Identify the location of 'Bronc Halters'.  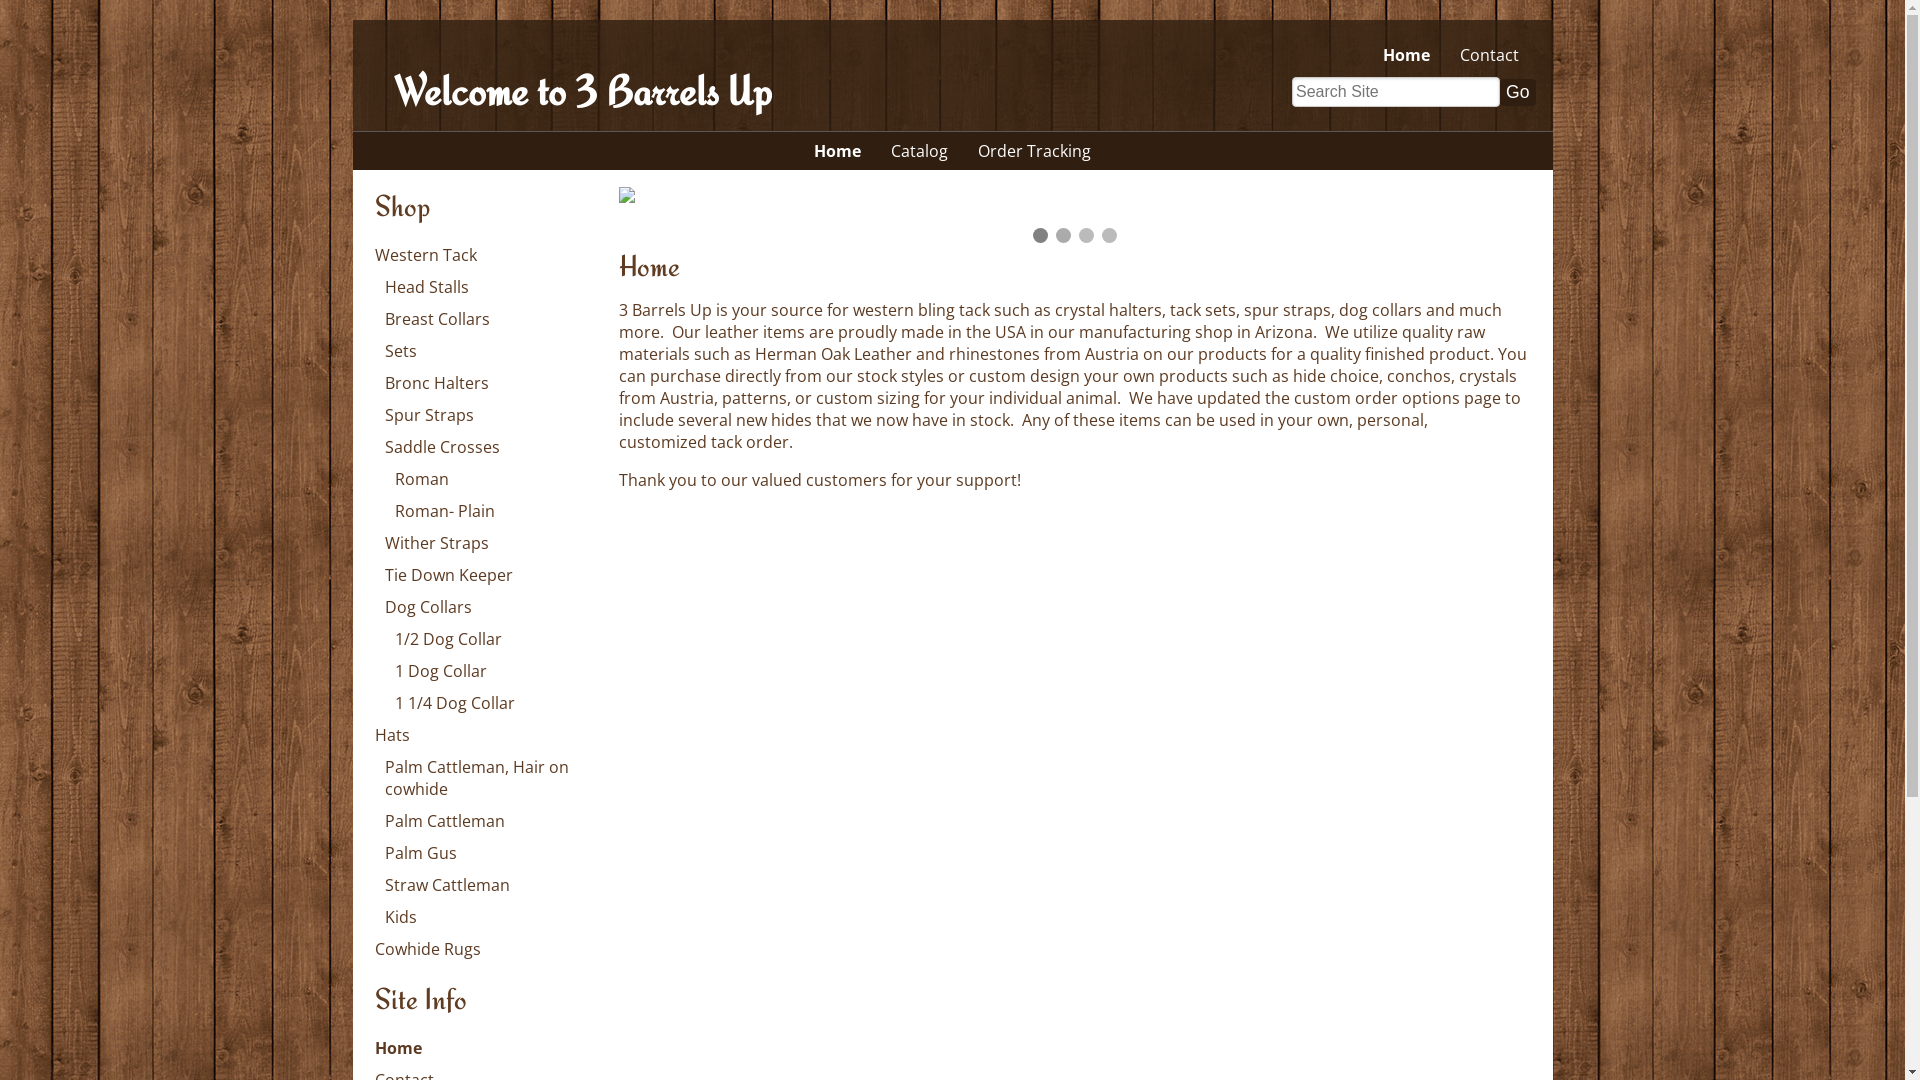
(435, 382).